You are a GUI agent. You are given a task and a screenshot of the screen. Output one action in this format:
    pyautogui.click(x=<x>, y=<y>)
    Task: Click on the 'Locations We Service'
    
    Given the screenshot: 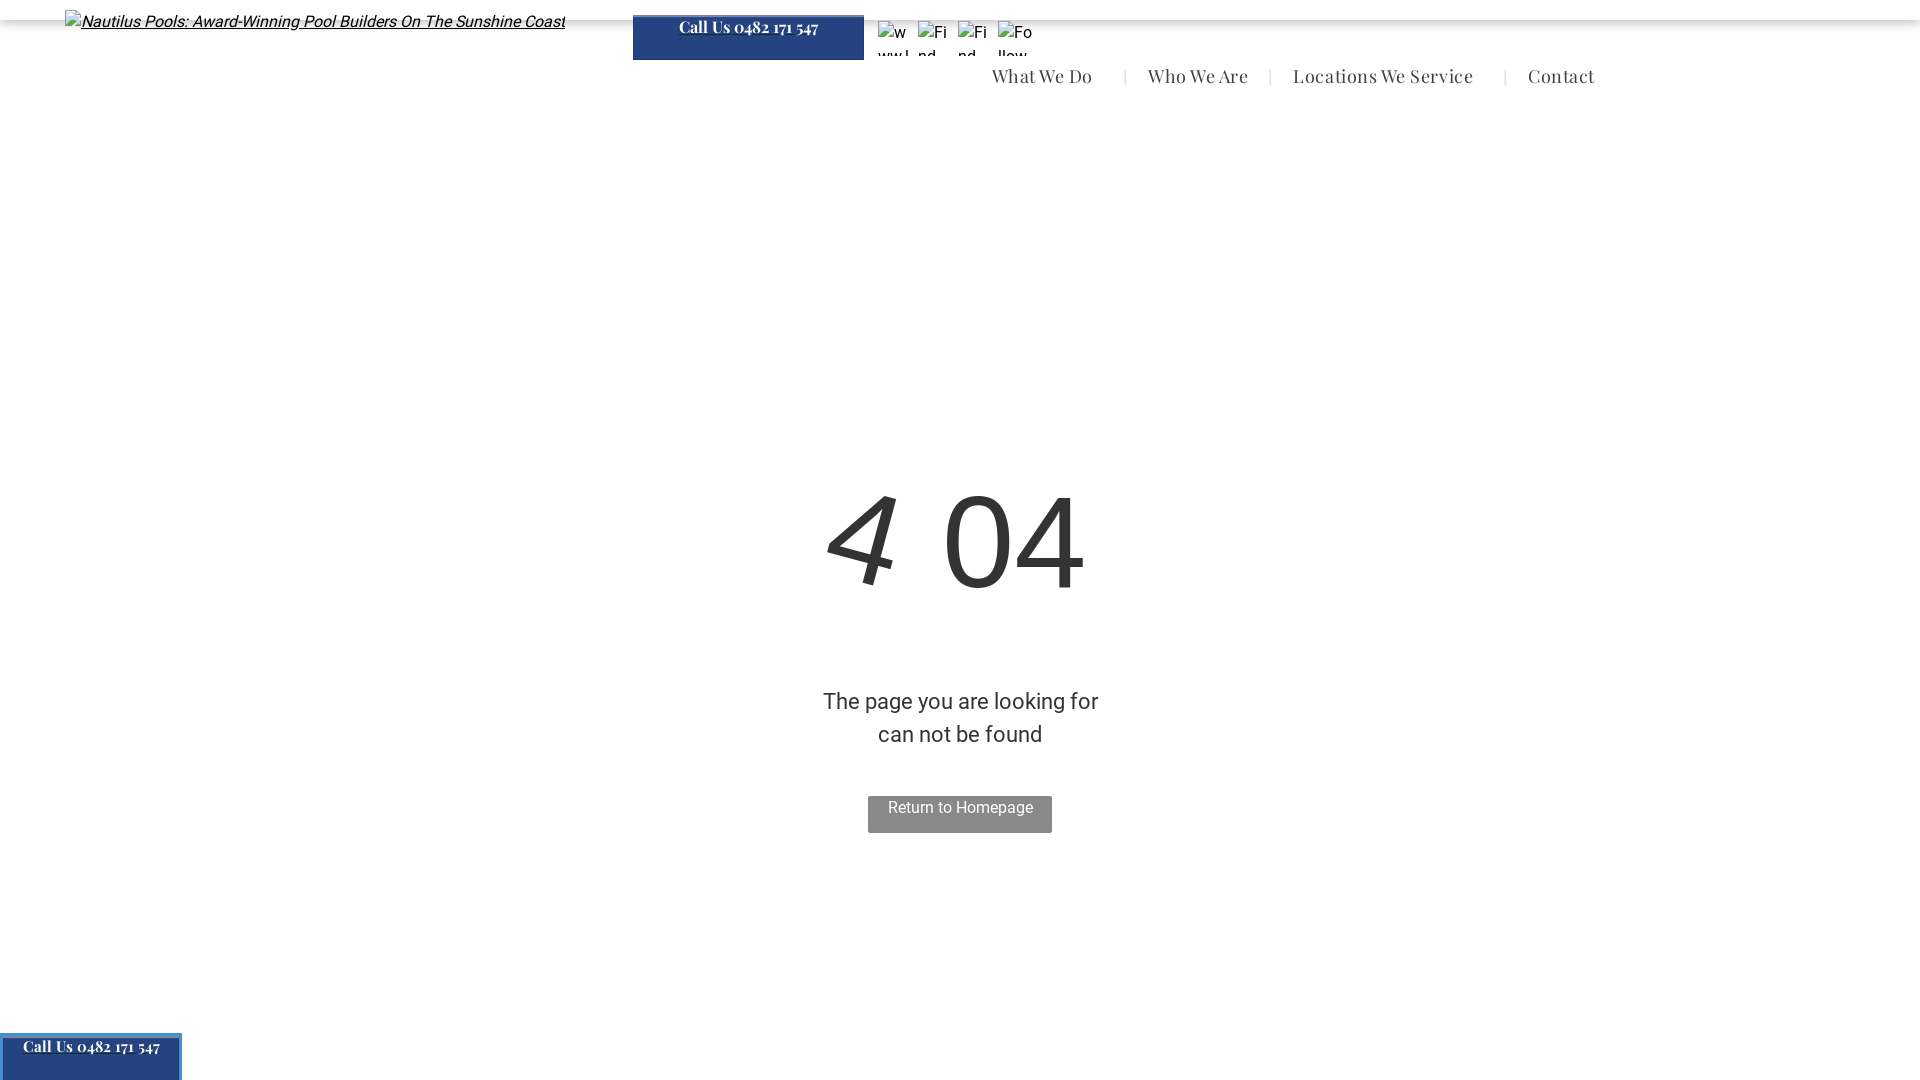 What is the action you would take?
    pyautogui.click(x=1271, y=75)
    